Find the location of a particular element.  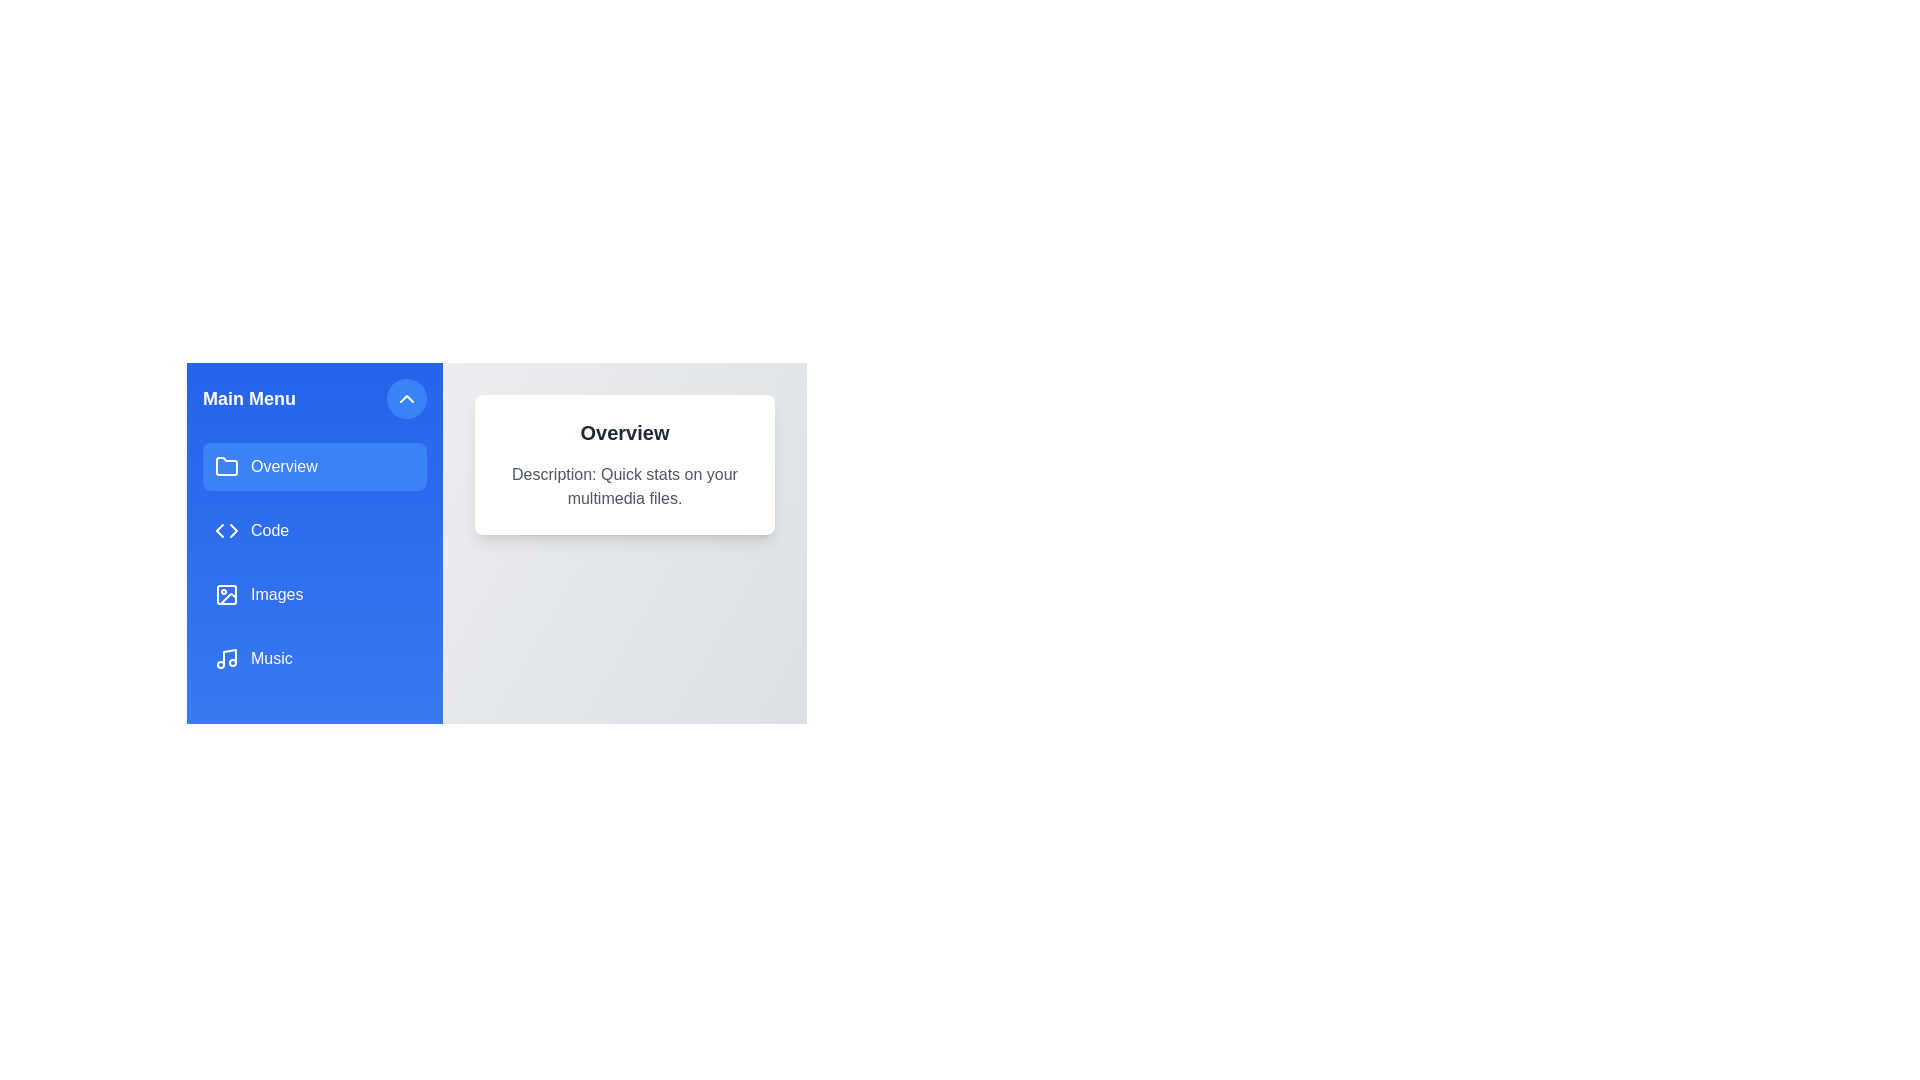

the 'Code' text label in the vertical navigation menu, which is styled with a medium-weight font and is positioned below the 'Overview' menu item and above the 'Images' menu item is located at coordinates (269, 530).